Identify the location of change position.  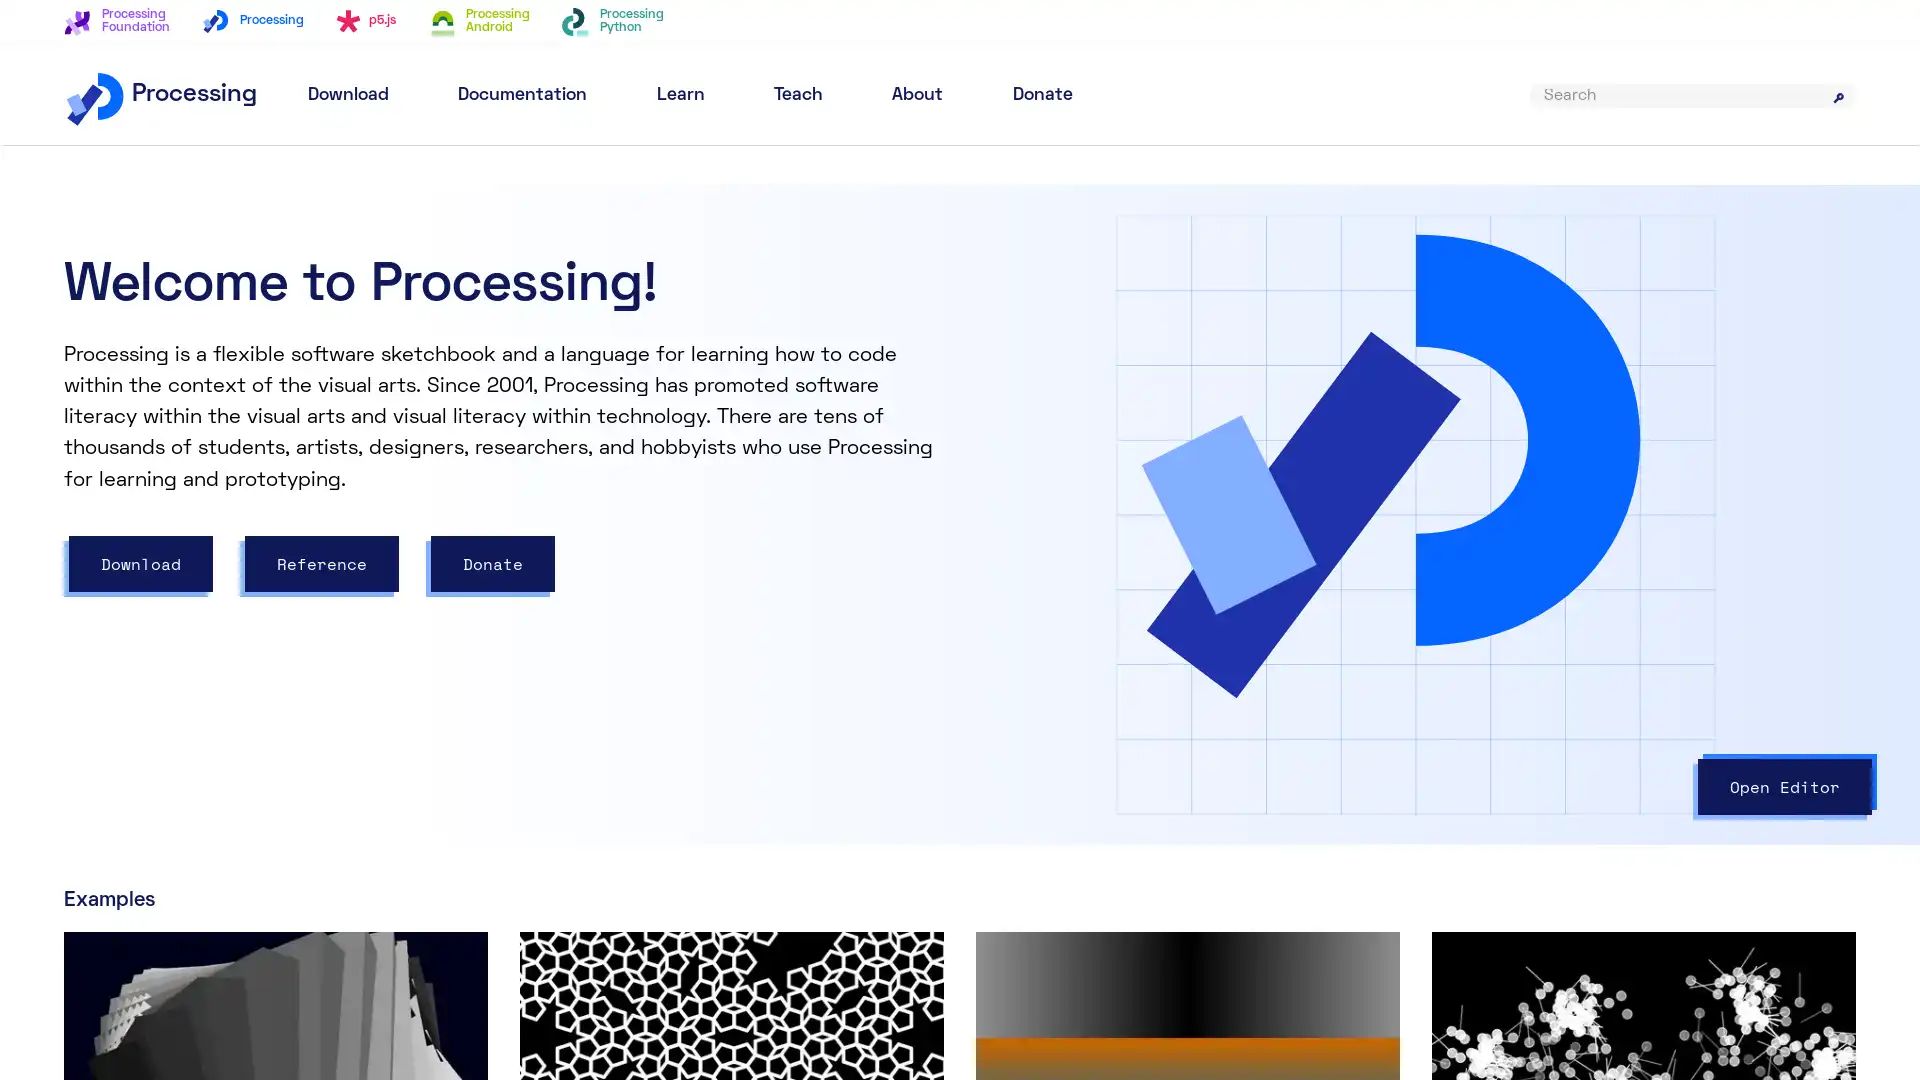
(1093, 663).